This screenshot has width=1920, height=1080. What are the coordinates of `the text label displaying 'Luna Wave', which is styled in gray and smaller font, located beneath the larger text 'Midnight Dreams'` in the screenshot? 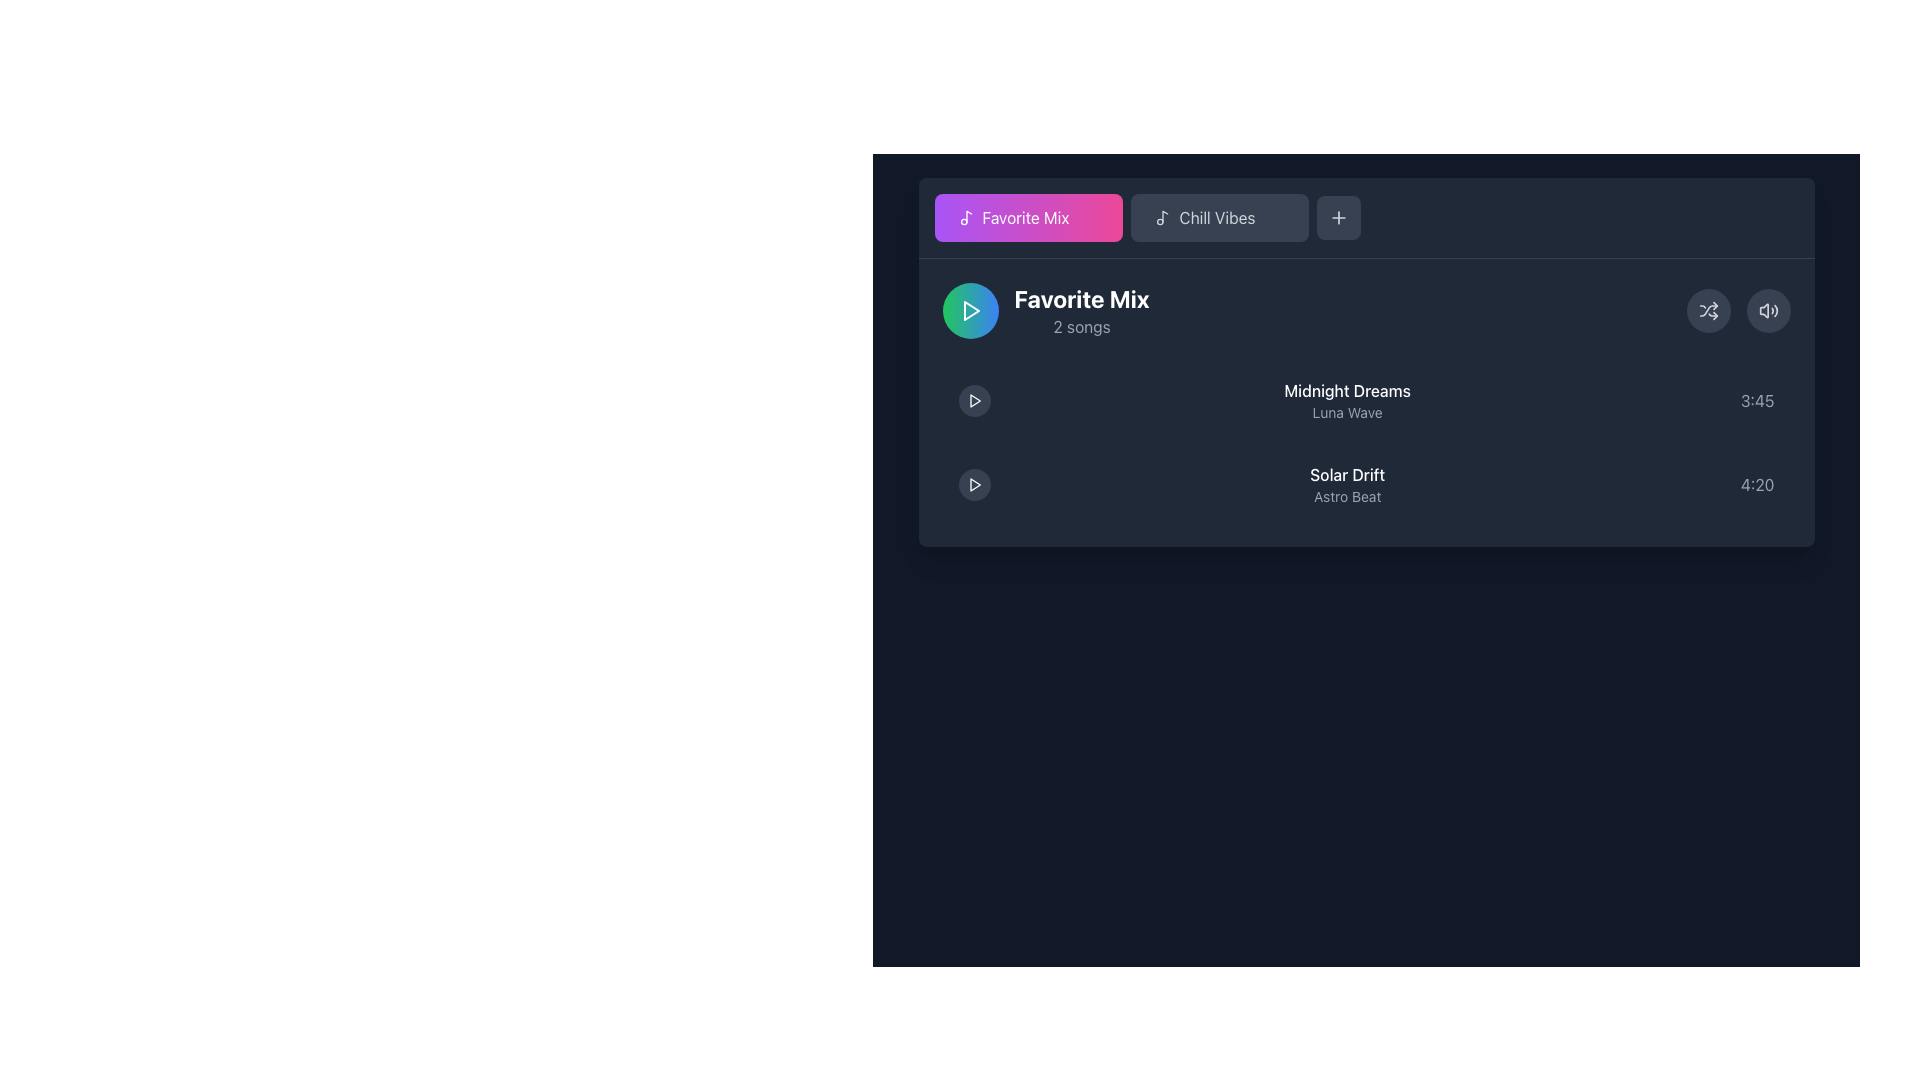 It's located at (1347, 411).